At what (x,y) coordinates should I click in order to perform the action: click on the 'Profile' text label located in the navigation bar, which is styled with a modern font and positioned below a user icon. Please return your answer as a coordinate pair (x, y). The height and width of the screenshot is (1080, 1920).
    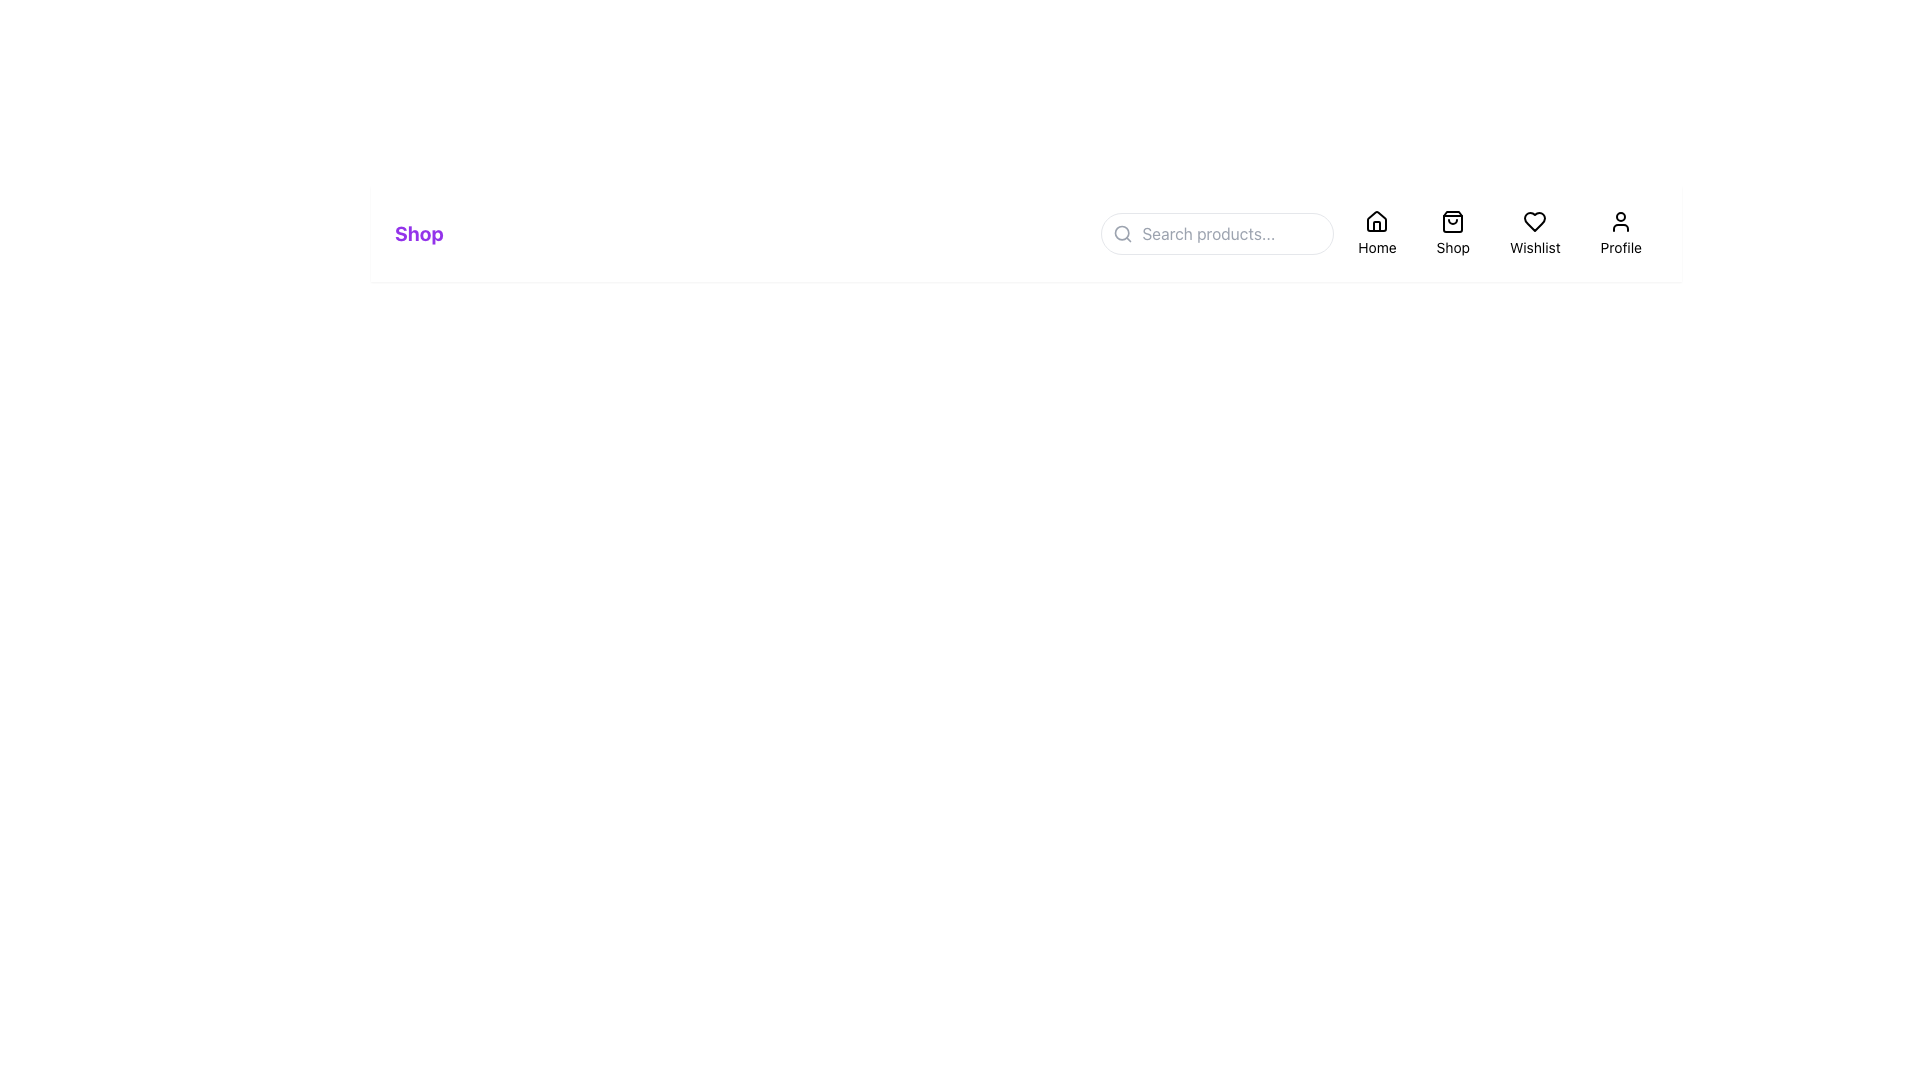
    Looking at the image, I should click on (1621, 246).